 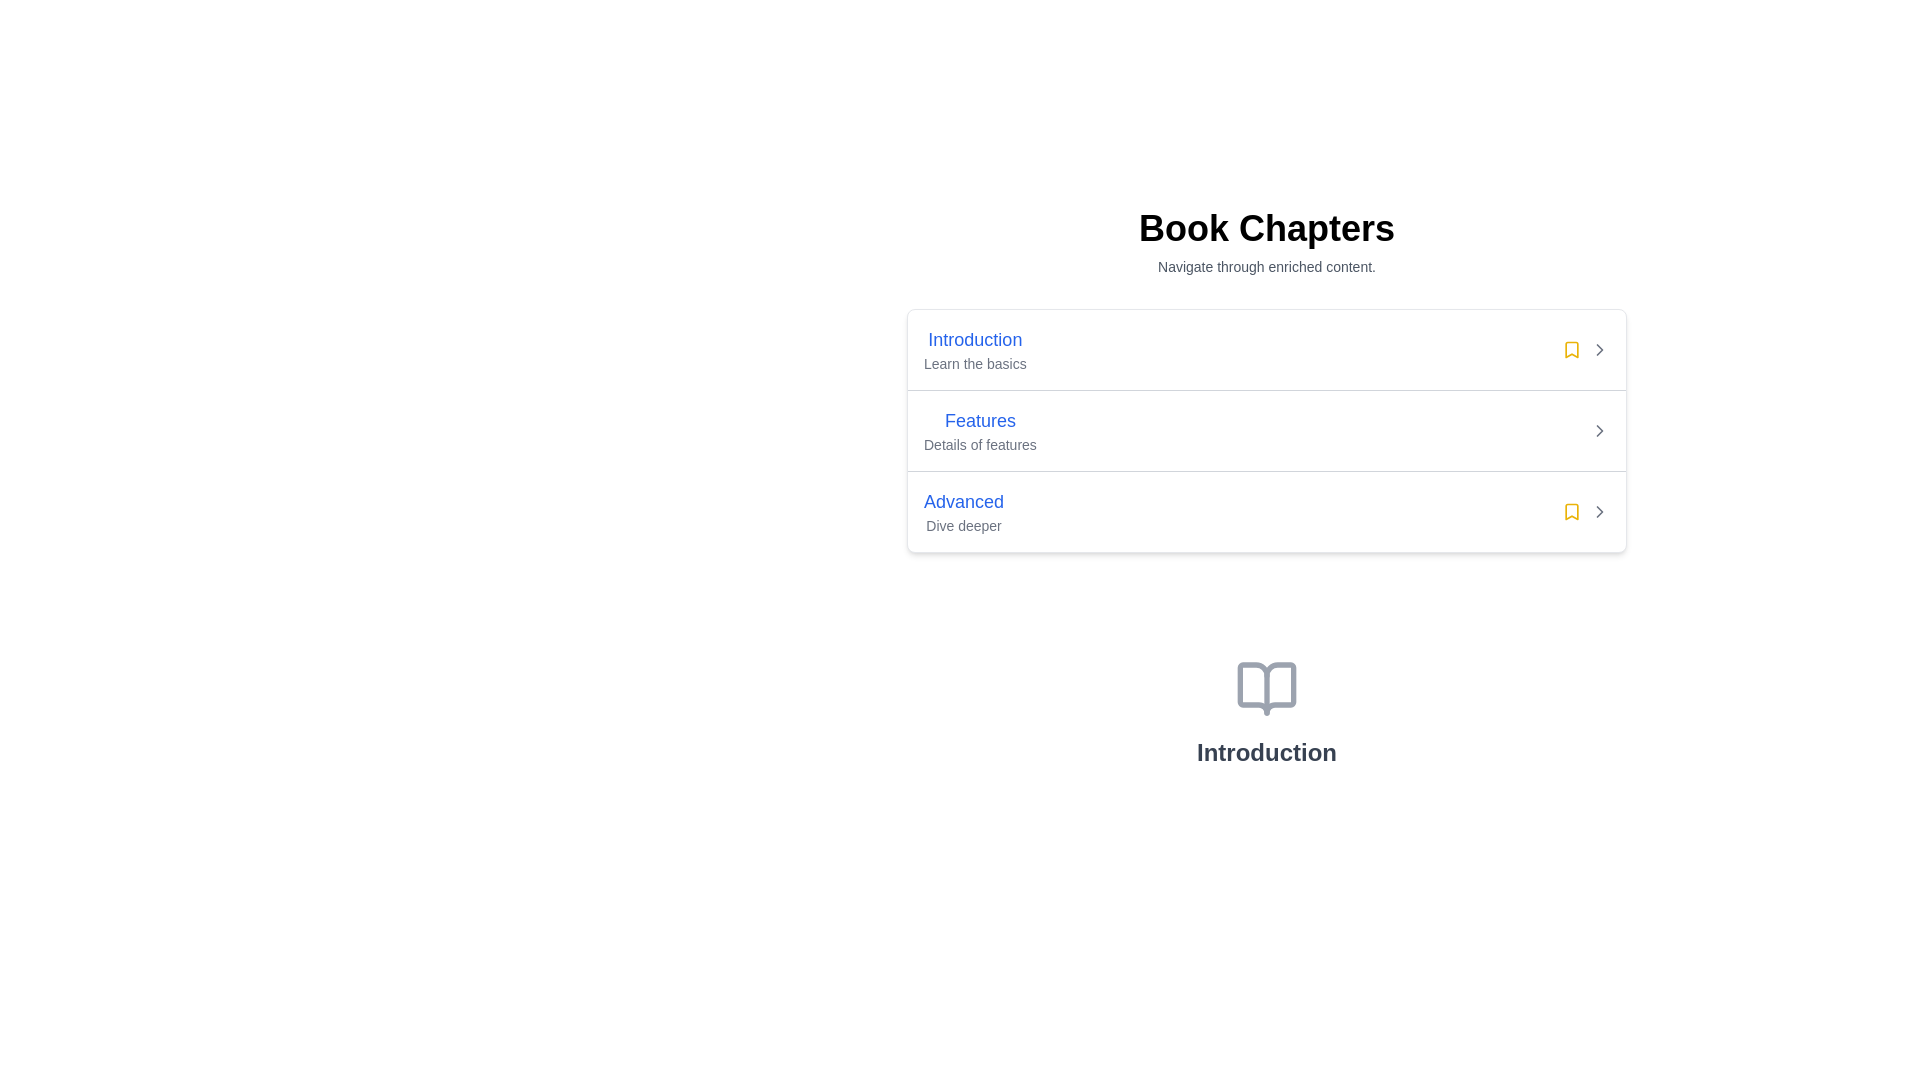 What do you see at coordinates (980, 430) in the screenshot?
I see `description of the 'Features' chapter link, which is the second item in the list of chapter links allowing navigation to that section` at bounding box center [980, 430].